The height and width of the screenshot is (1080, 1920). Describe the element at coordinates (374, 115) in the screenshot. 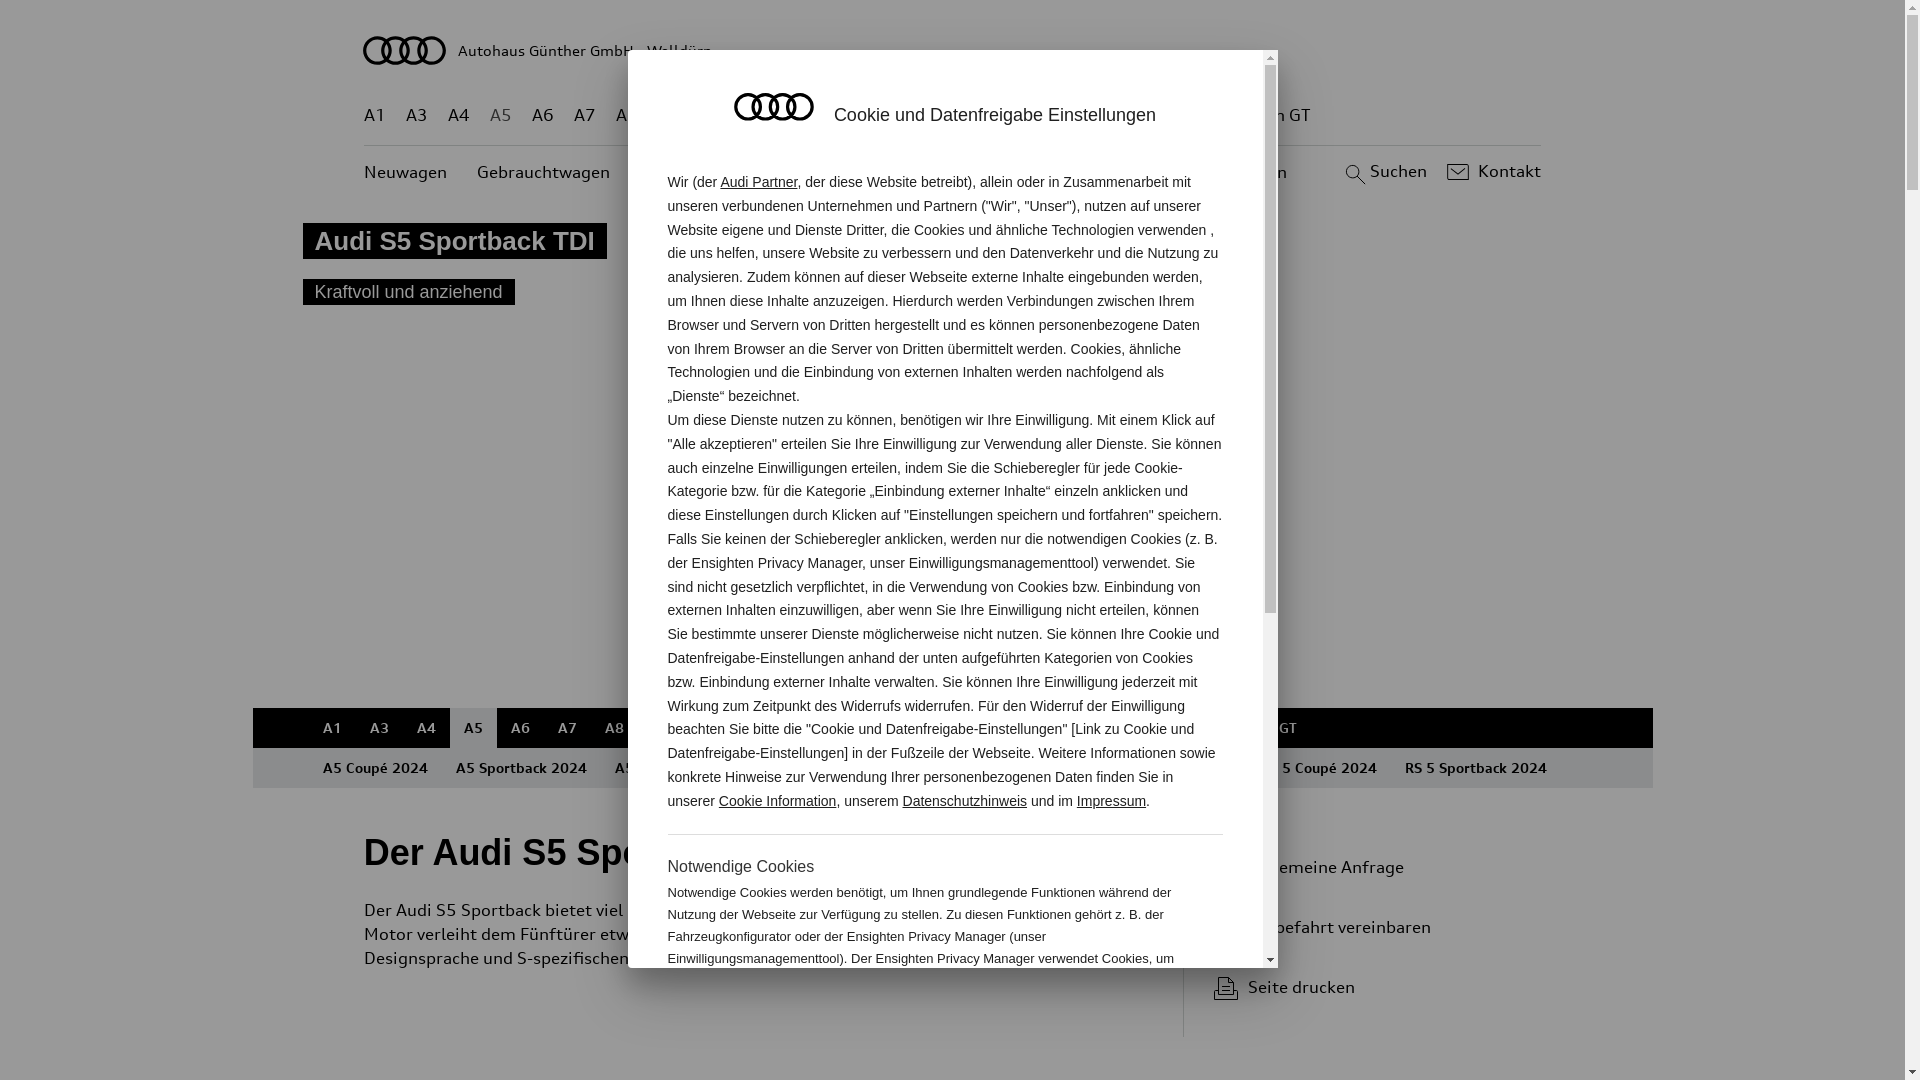

I see `'A1'` at that location.